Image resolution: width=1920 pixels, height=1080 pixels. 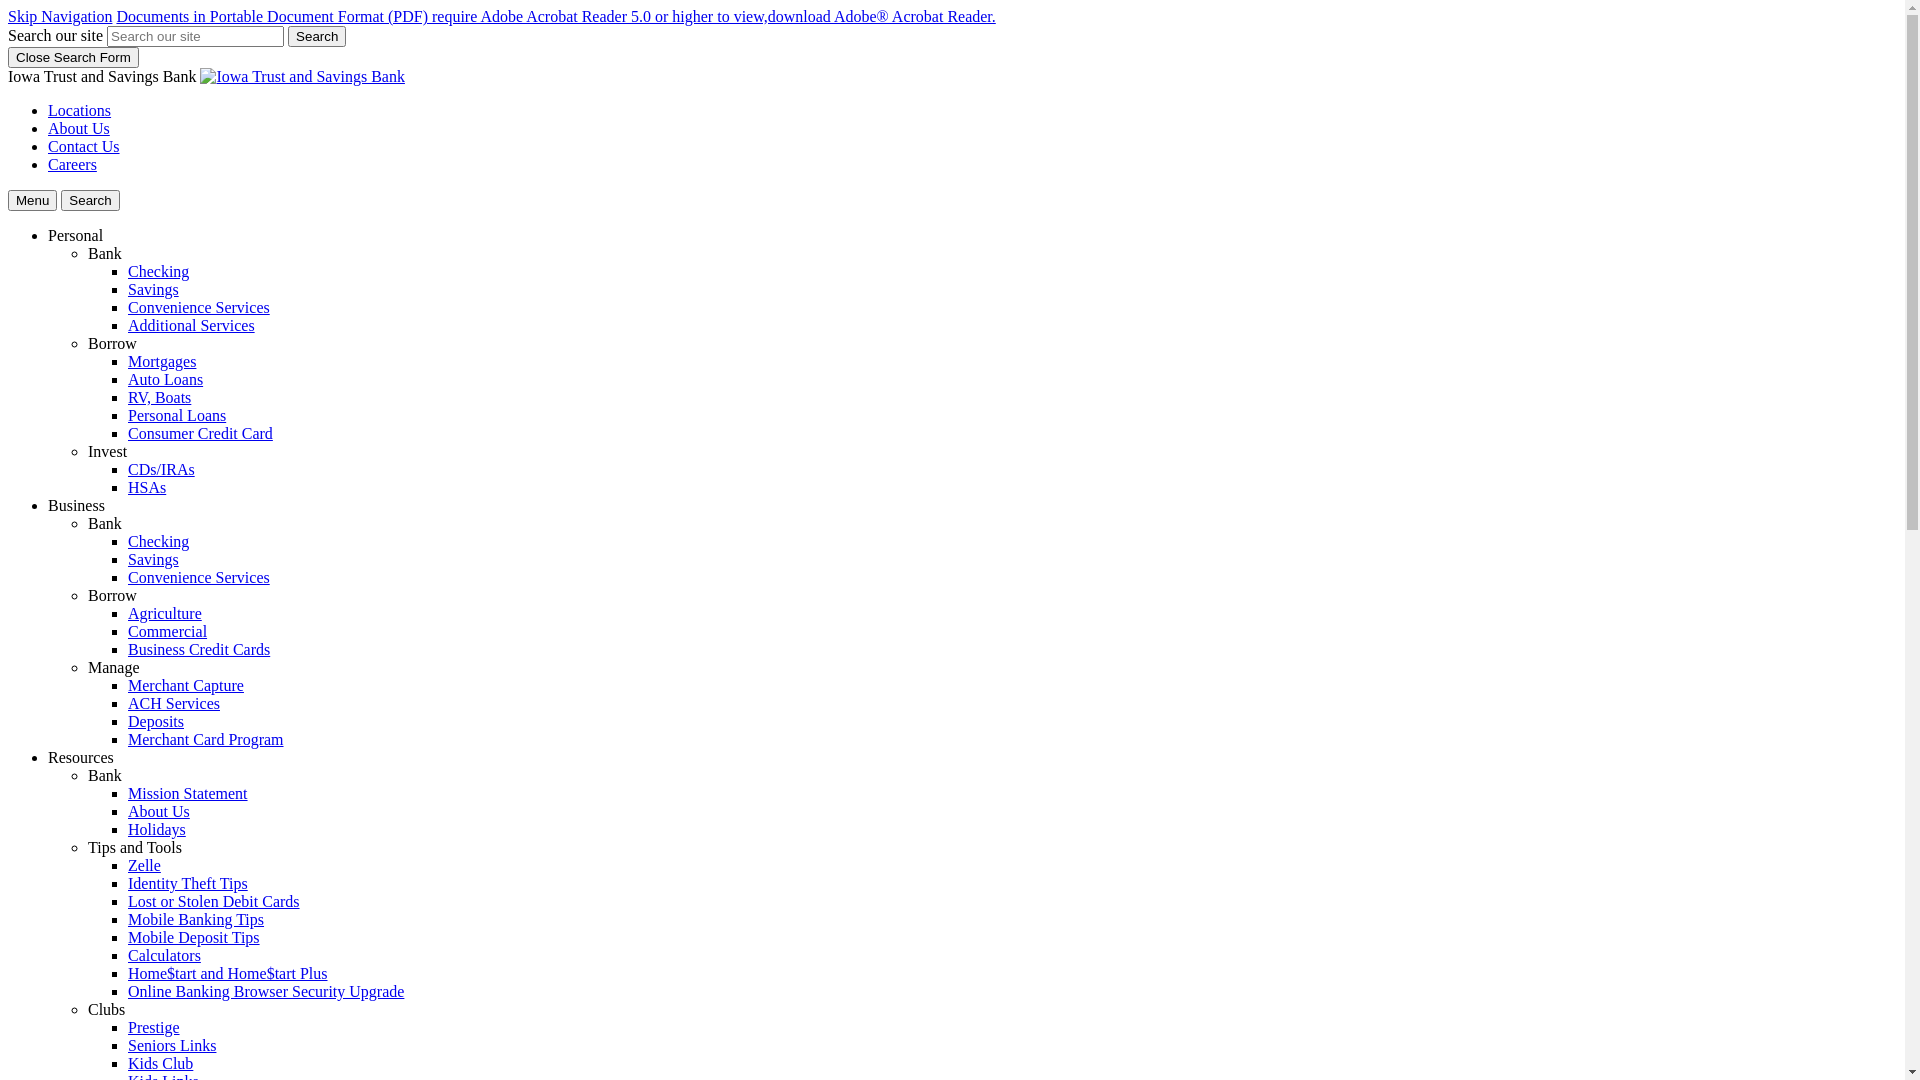 What do you see at coordinates (198, 649) in the screenshot?
I see `'Business Credit Cards'` at bounding box center [198, 649].